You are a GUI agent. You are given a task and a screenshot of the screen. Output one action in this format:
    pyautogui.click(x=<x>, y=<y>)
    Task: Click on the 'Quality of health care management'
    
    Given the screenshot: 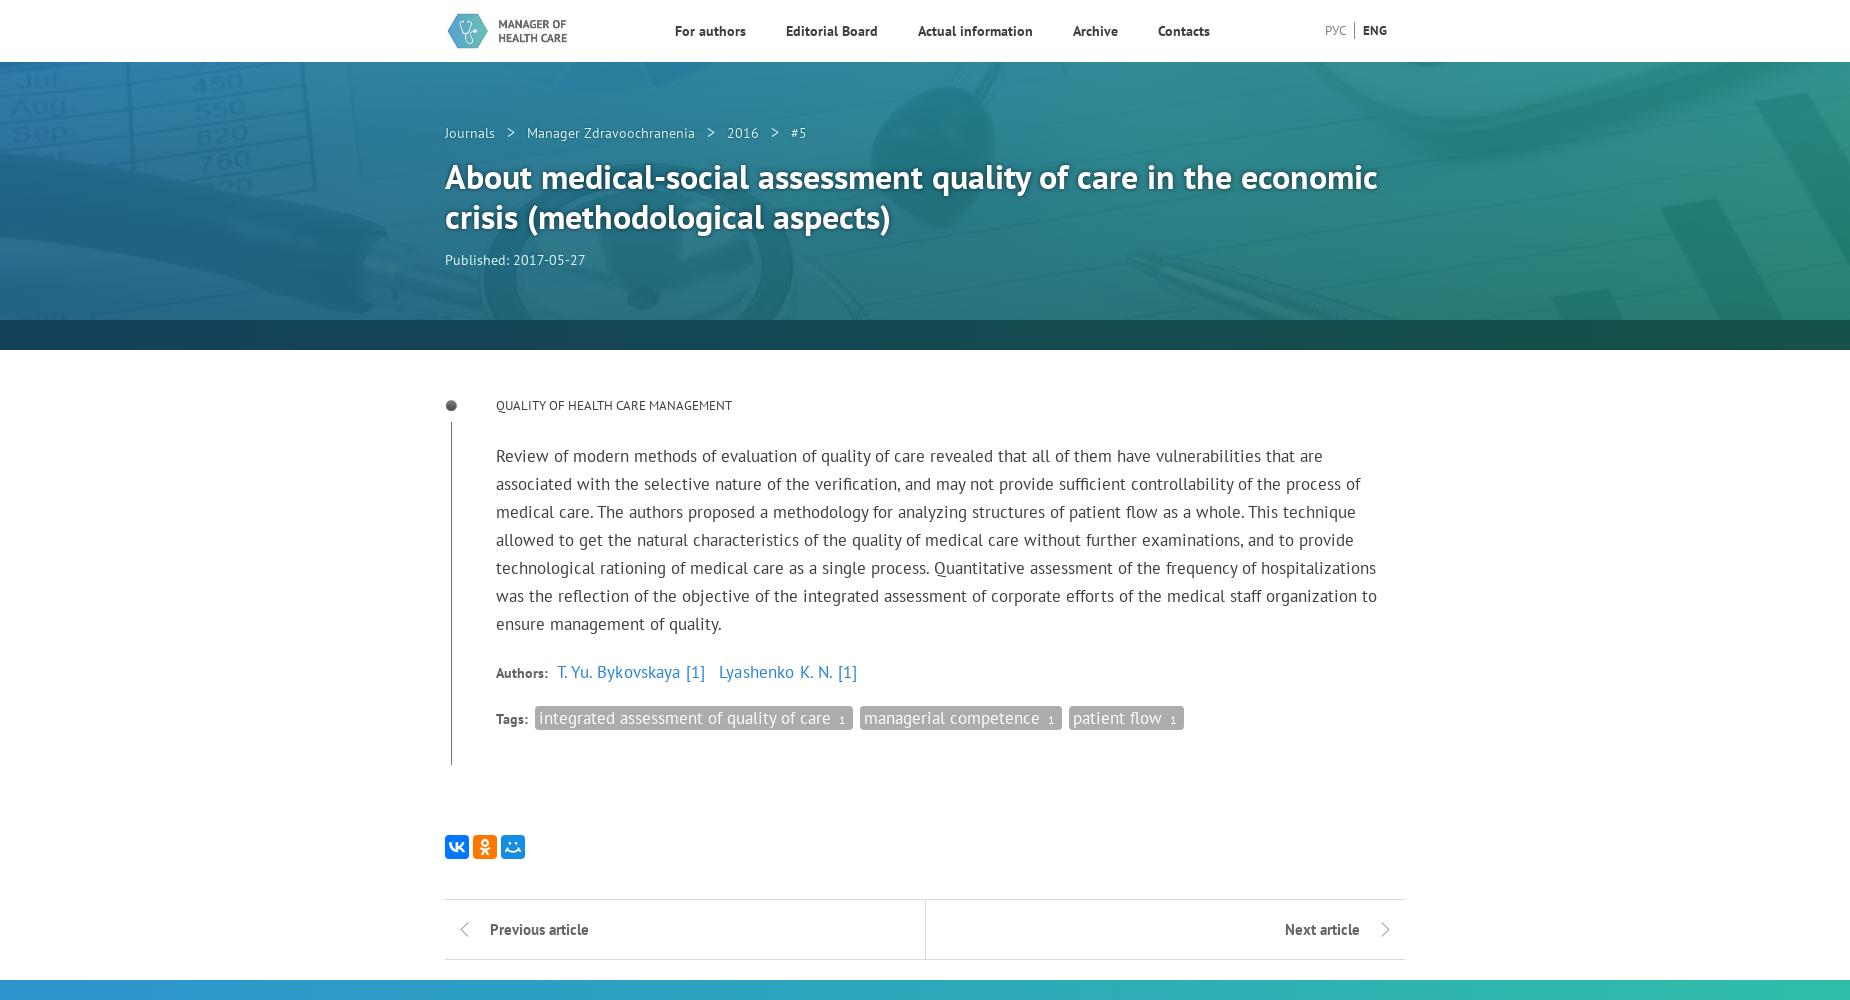 What is the action you would take?
    pyautogui.click(x=614, y=405)
    